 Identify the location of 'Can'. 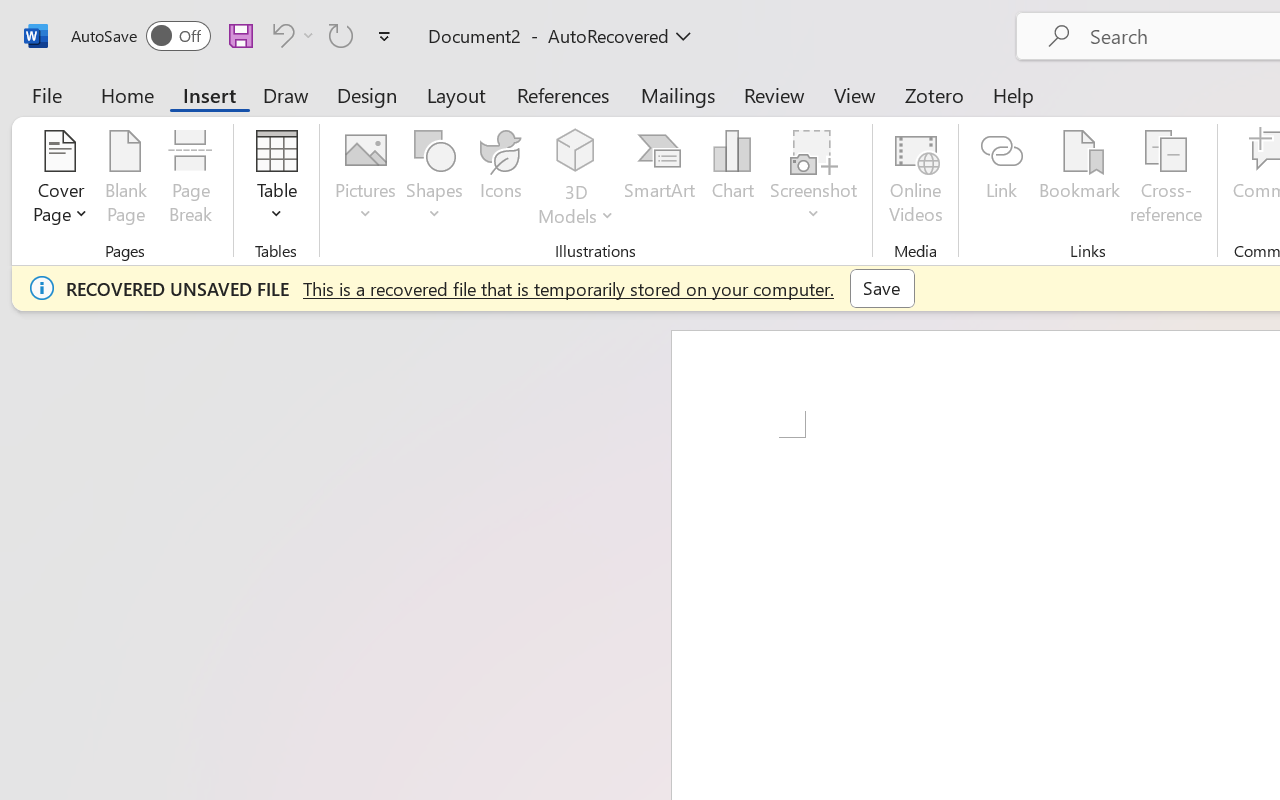
(341, 34).